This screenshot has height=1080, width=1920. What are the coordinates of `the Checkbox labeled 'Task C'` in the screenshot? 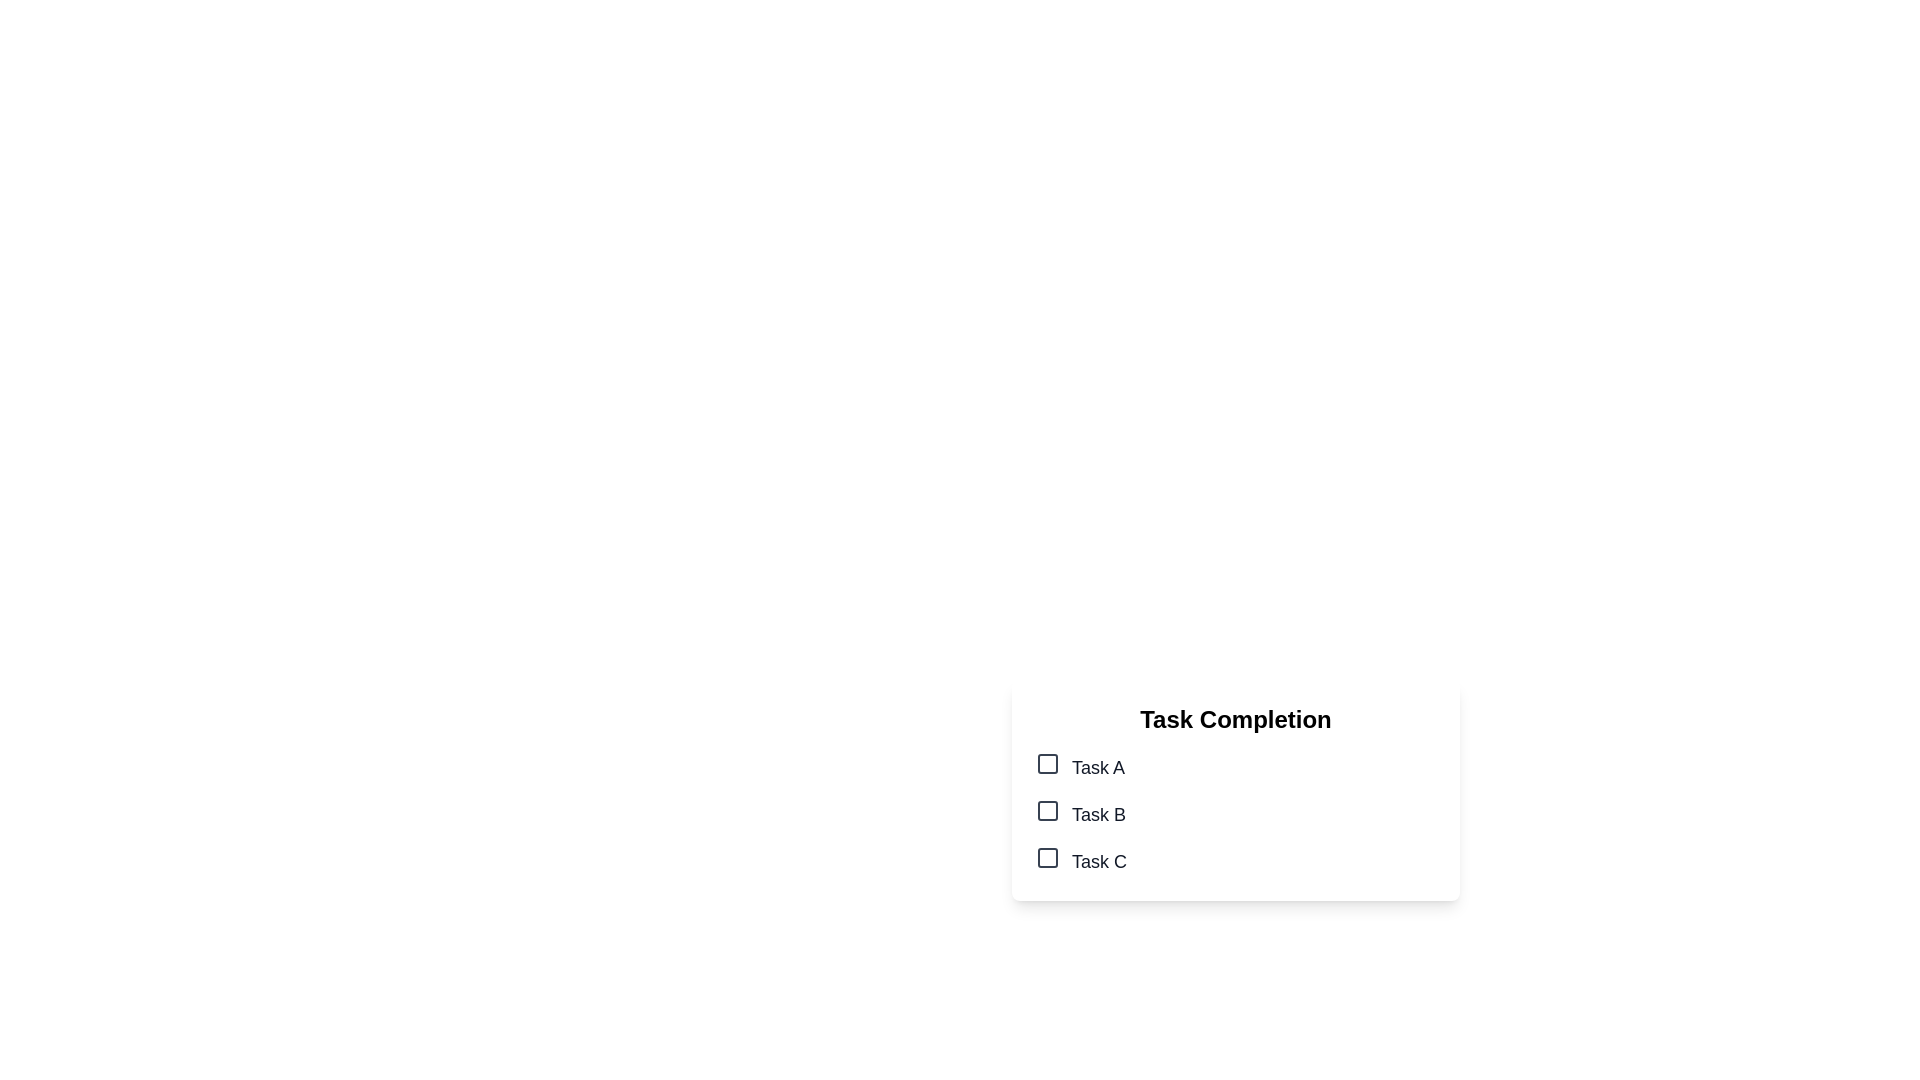 It's located at (1235, 859).